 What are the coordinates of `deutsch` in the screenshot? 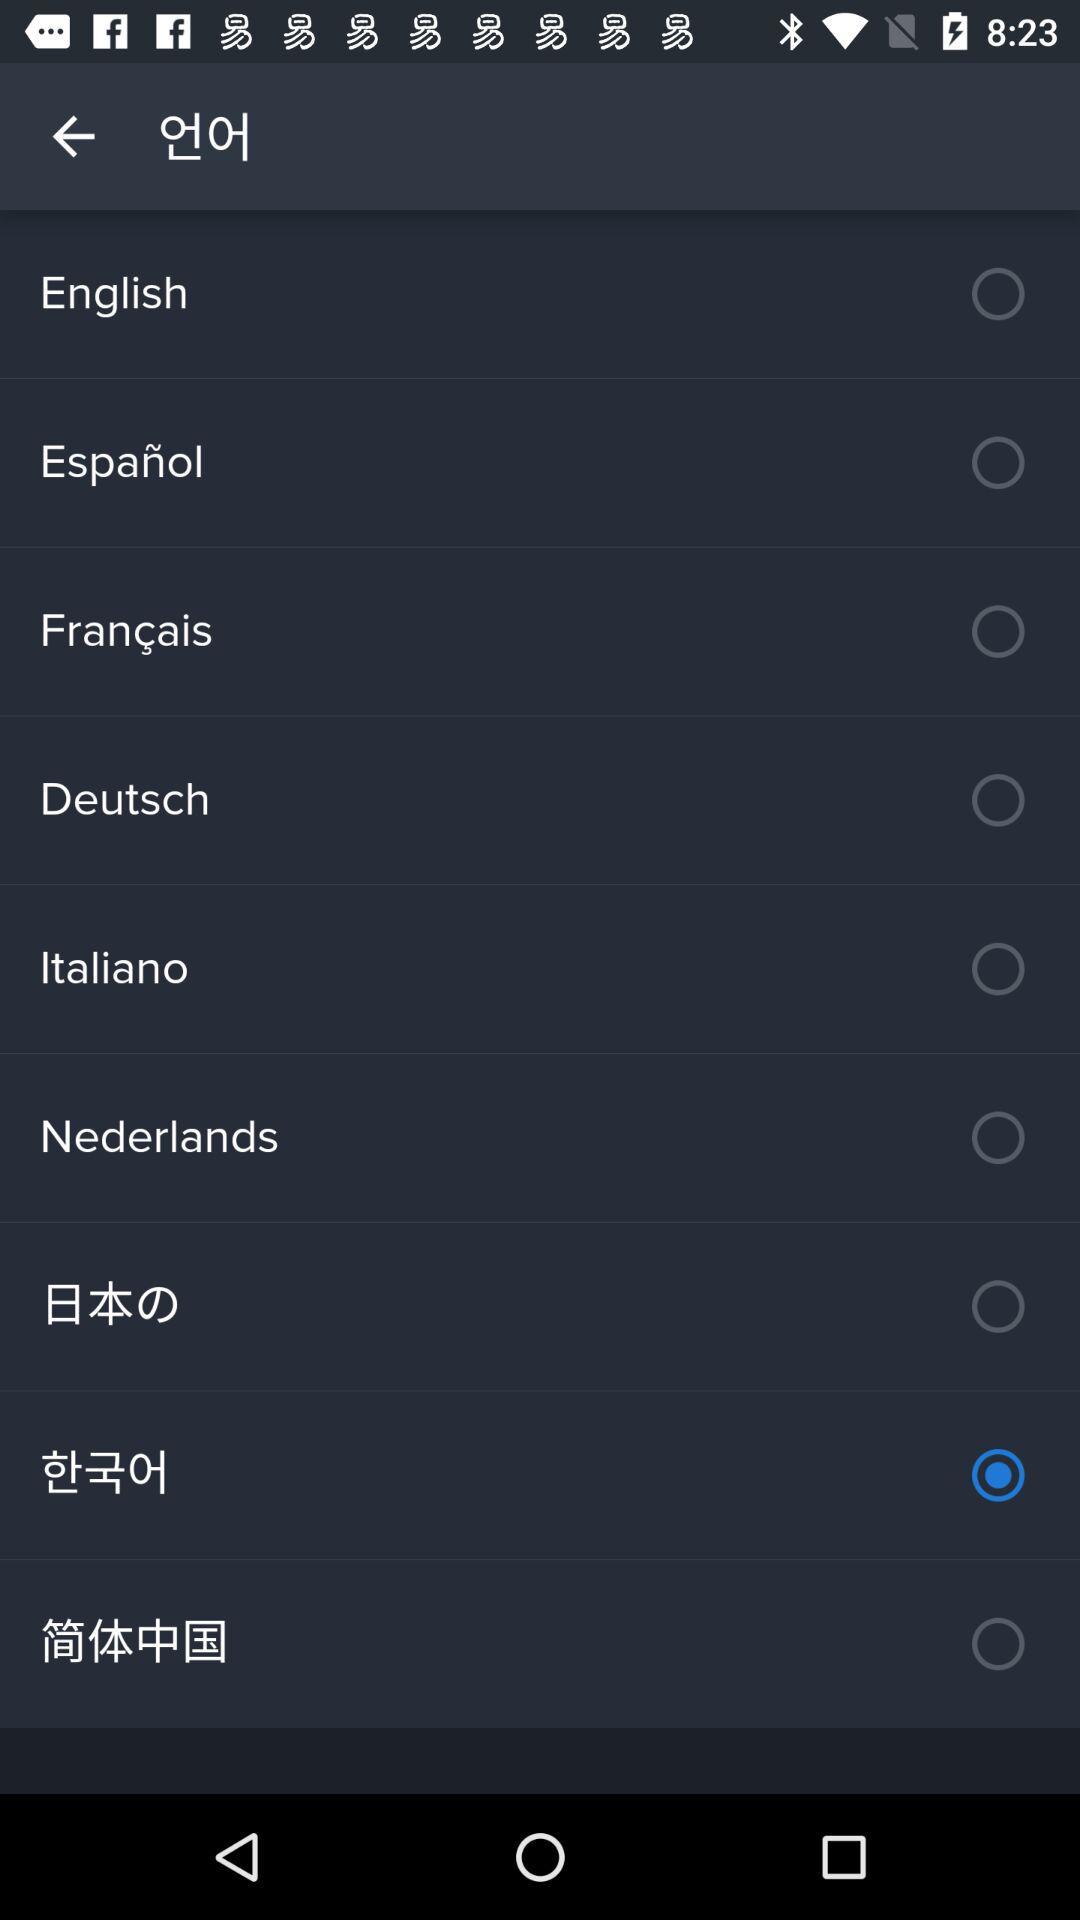 It's located at (540, 800).